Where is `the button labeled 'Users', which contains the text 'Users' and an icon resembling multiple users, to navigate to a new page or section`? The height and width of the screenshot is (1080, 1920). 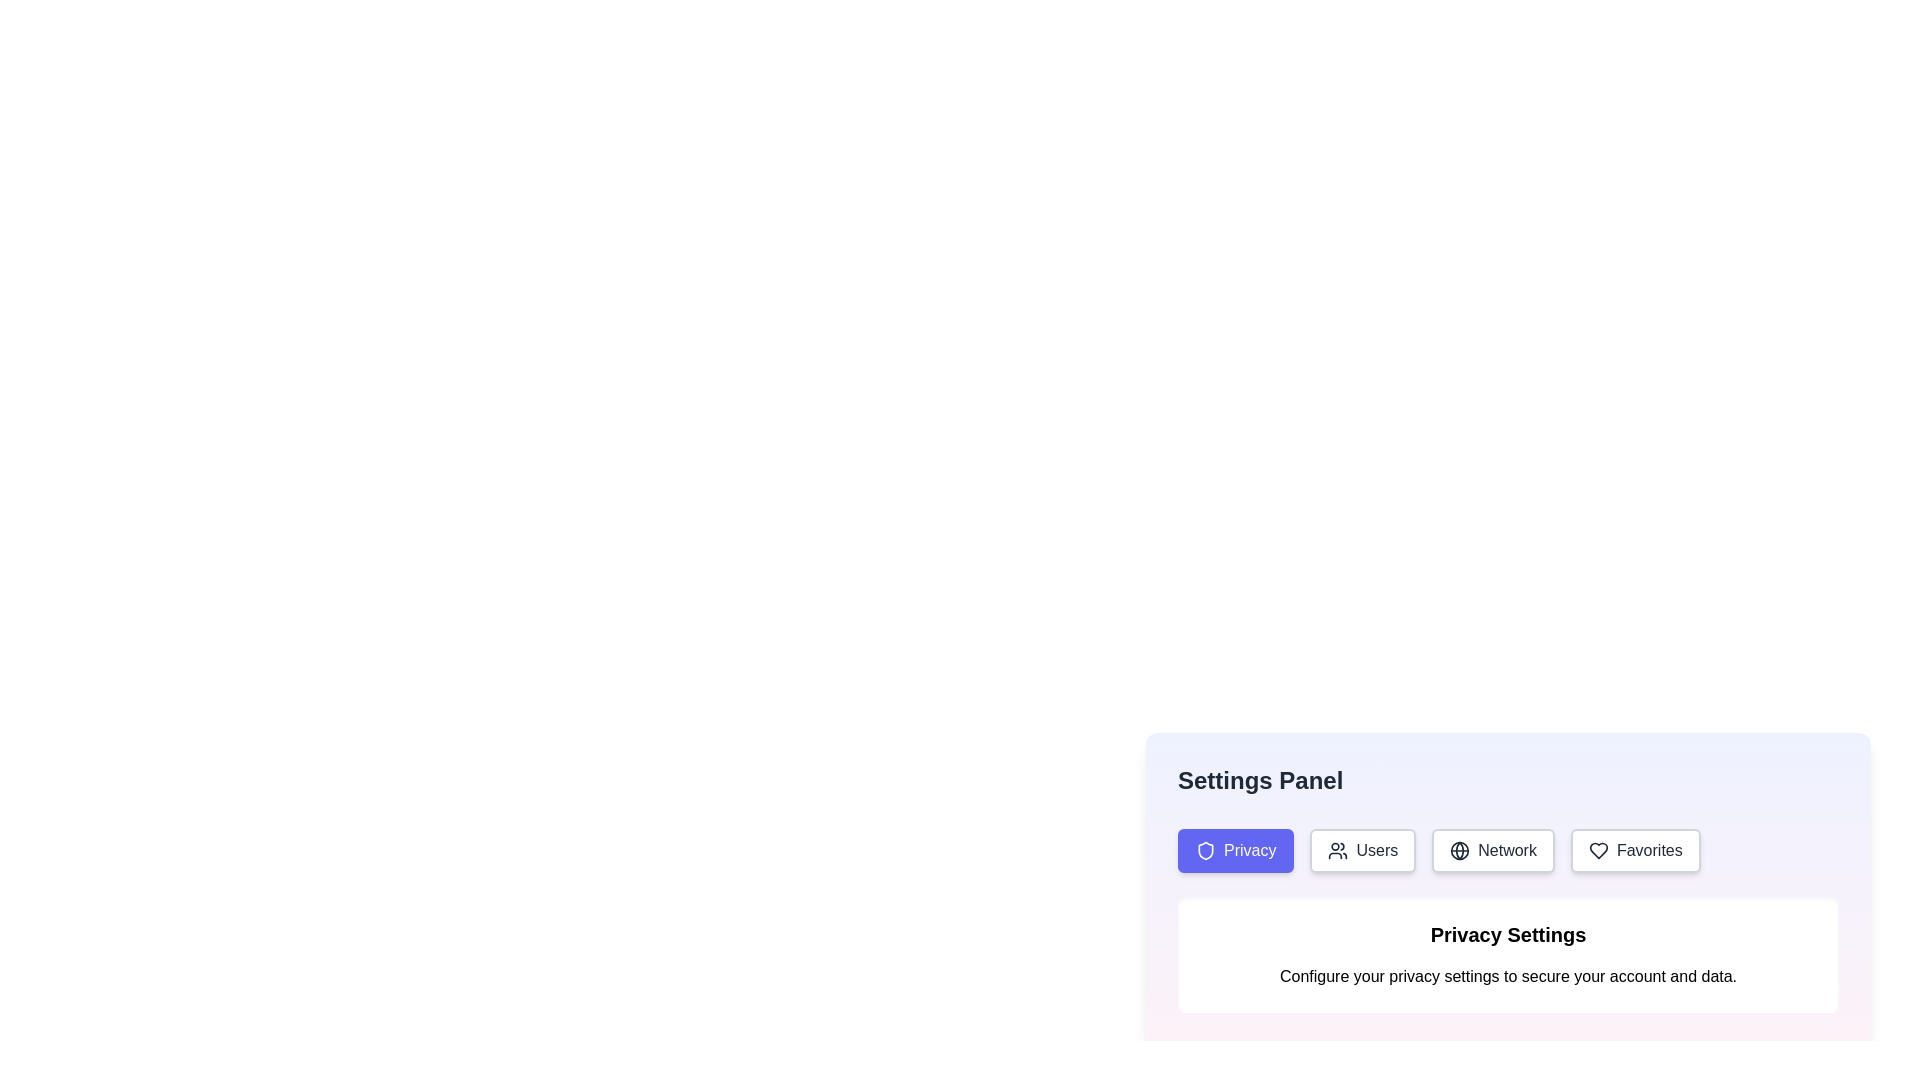 the button labeled 'Users', which contains the text 'Users' and an icon resembling multiple users, to navigate to a new page or section is located at coordinates (1376, 851).